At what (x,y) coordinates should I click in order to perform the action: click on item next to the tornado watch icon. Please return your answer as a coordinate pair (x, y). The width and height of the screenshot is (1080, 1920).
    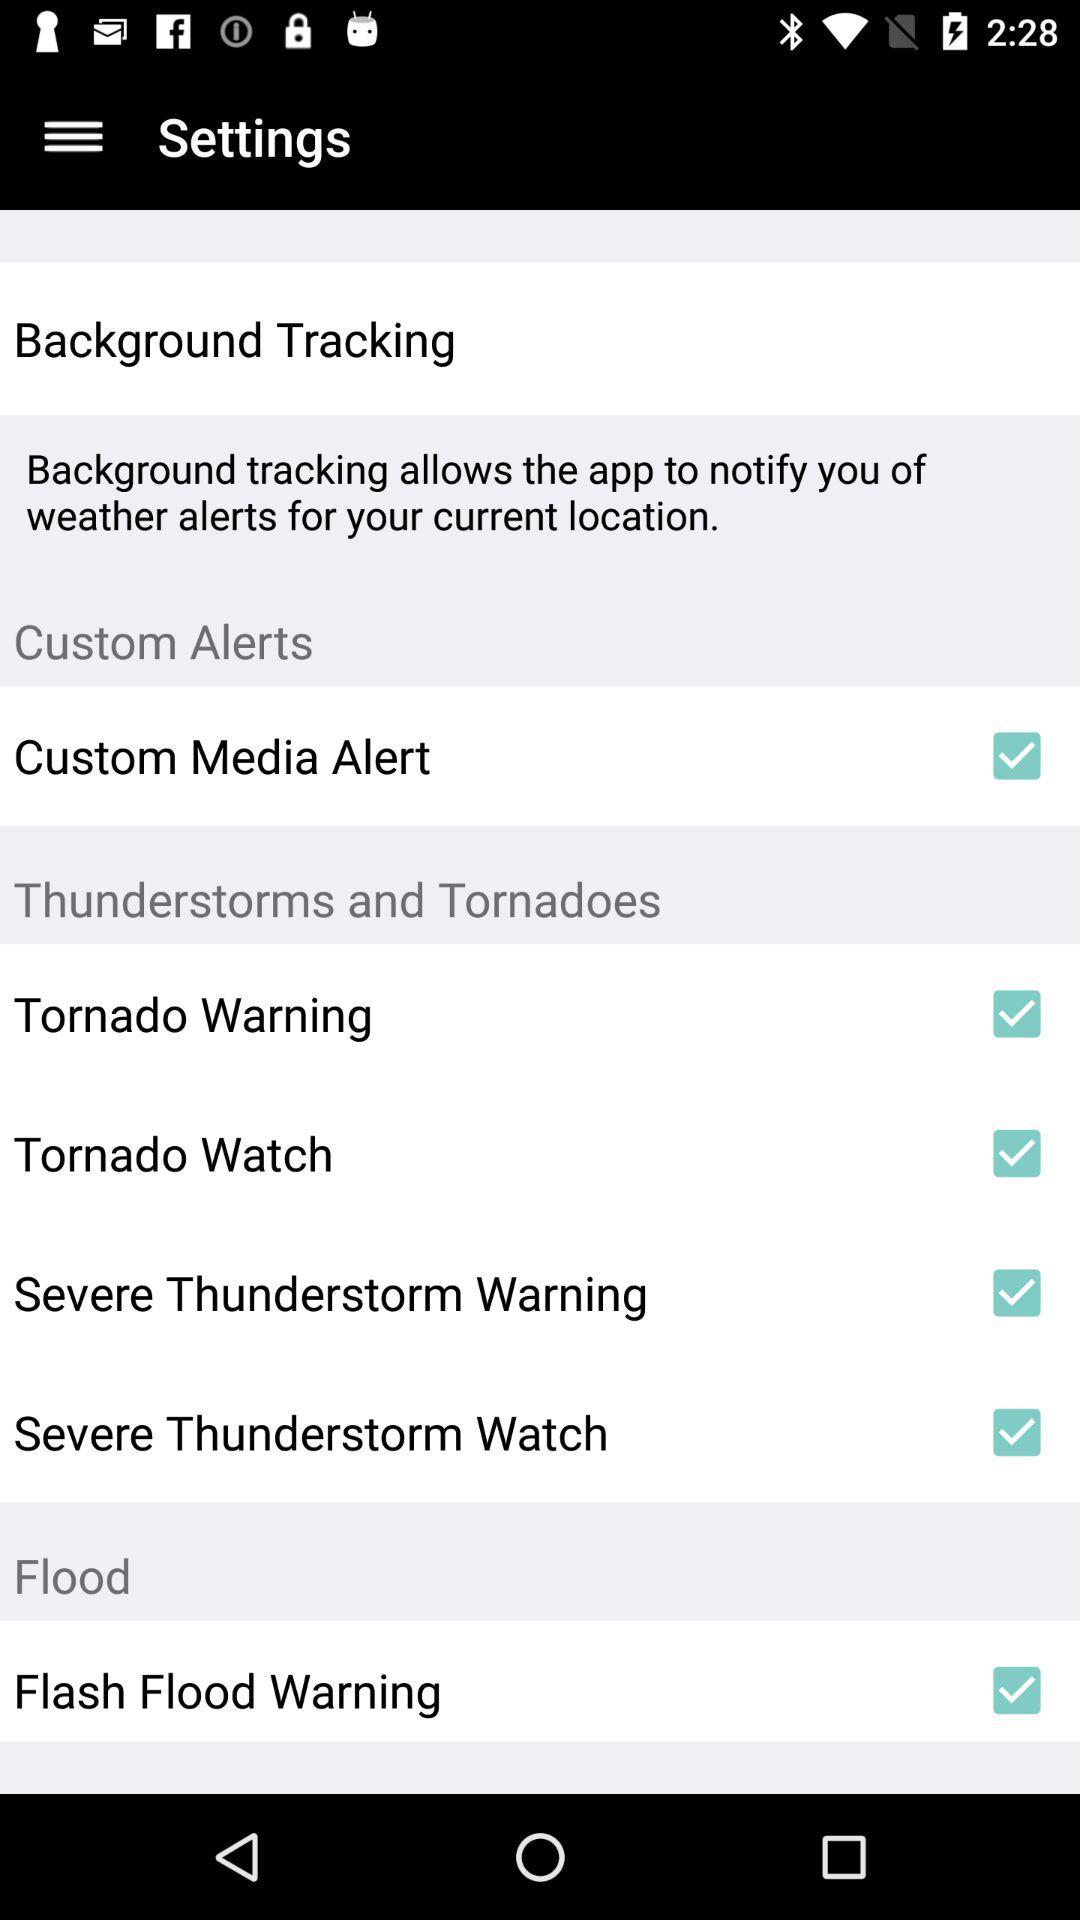
    Looking at the image, I should click on (1017, 1153).